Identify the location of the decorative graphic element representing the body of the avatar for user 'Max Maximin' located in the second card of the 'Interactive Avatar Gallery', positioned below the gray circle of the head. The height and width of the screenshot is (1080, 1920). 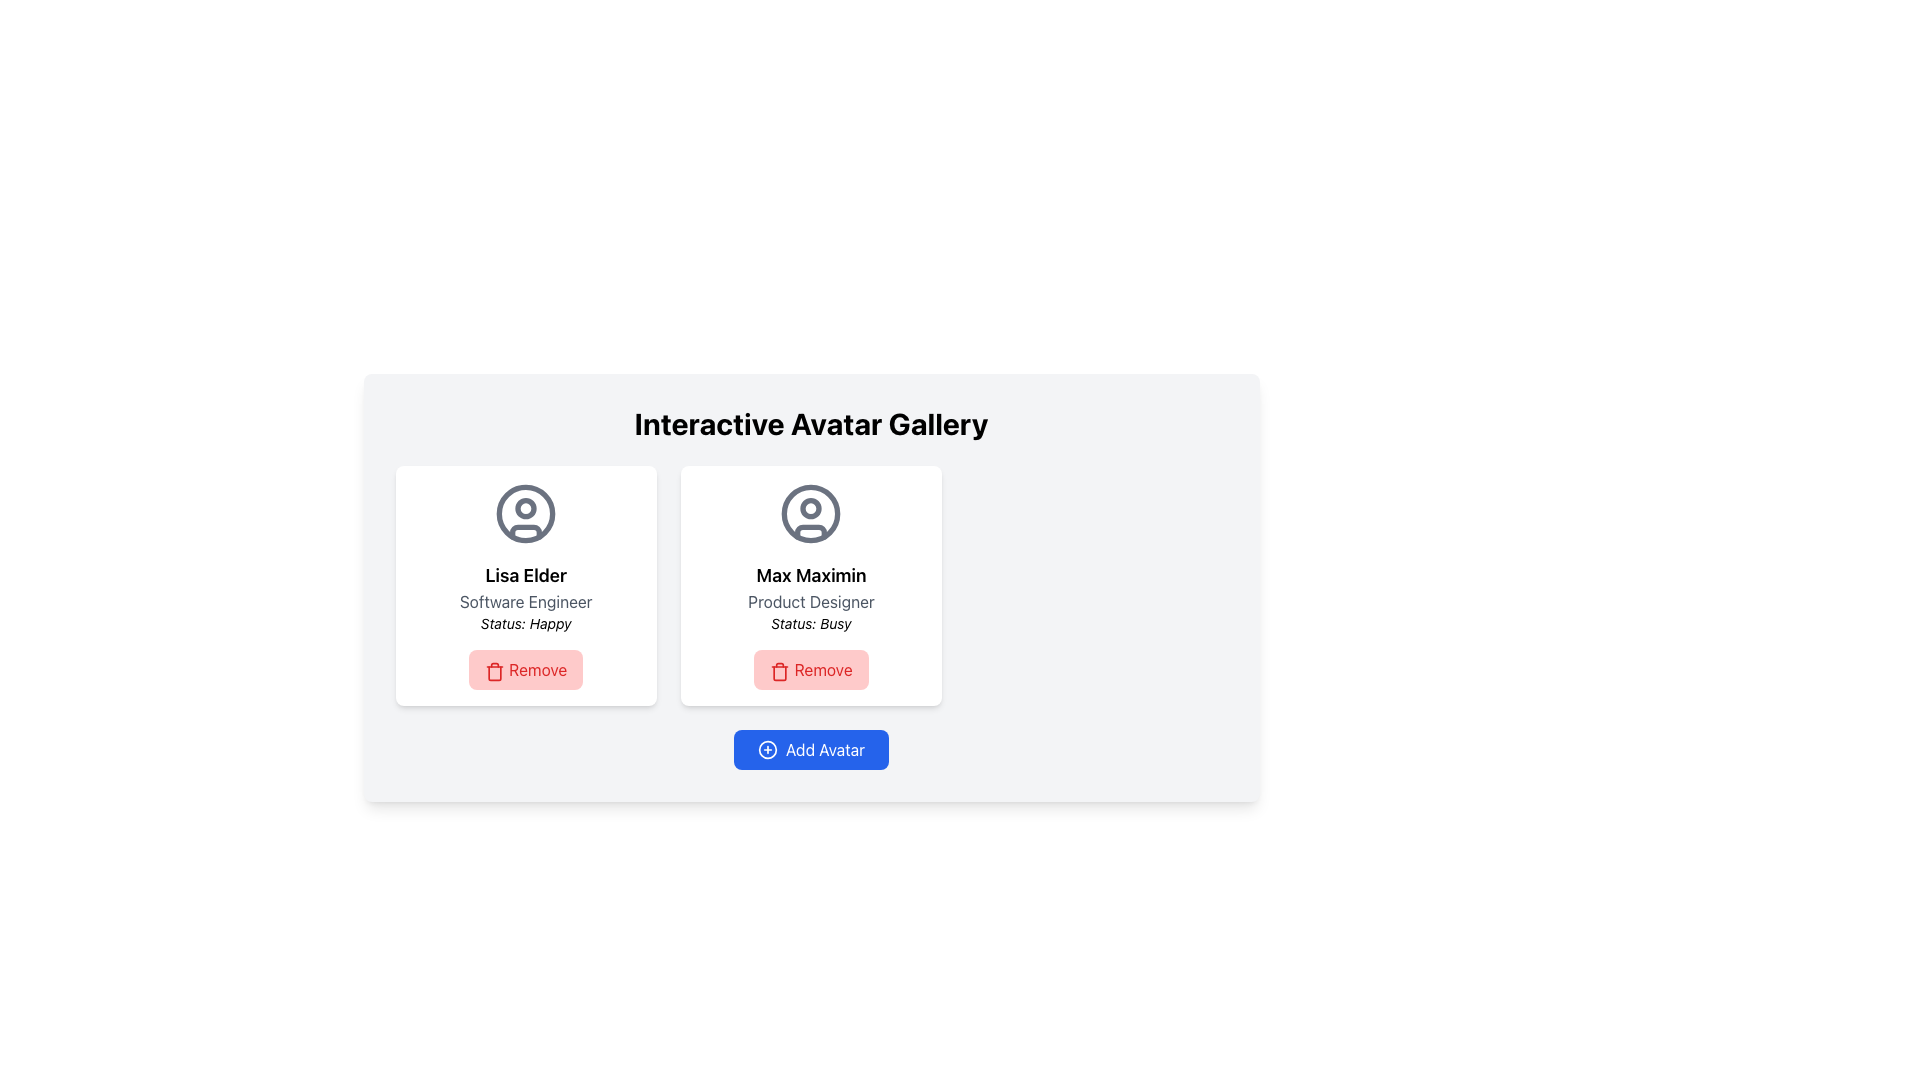
(811, 531).